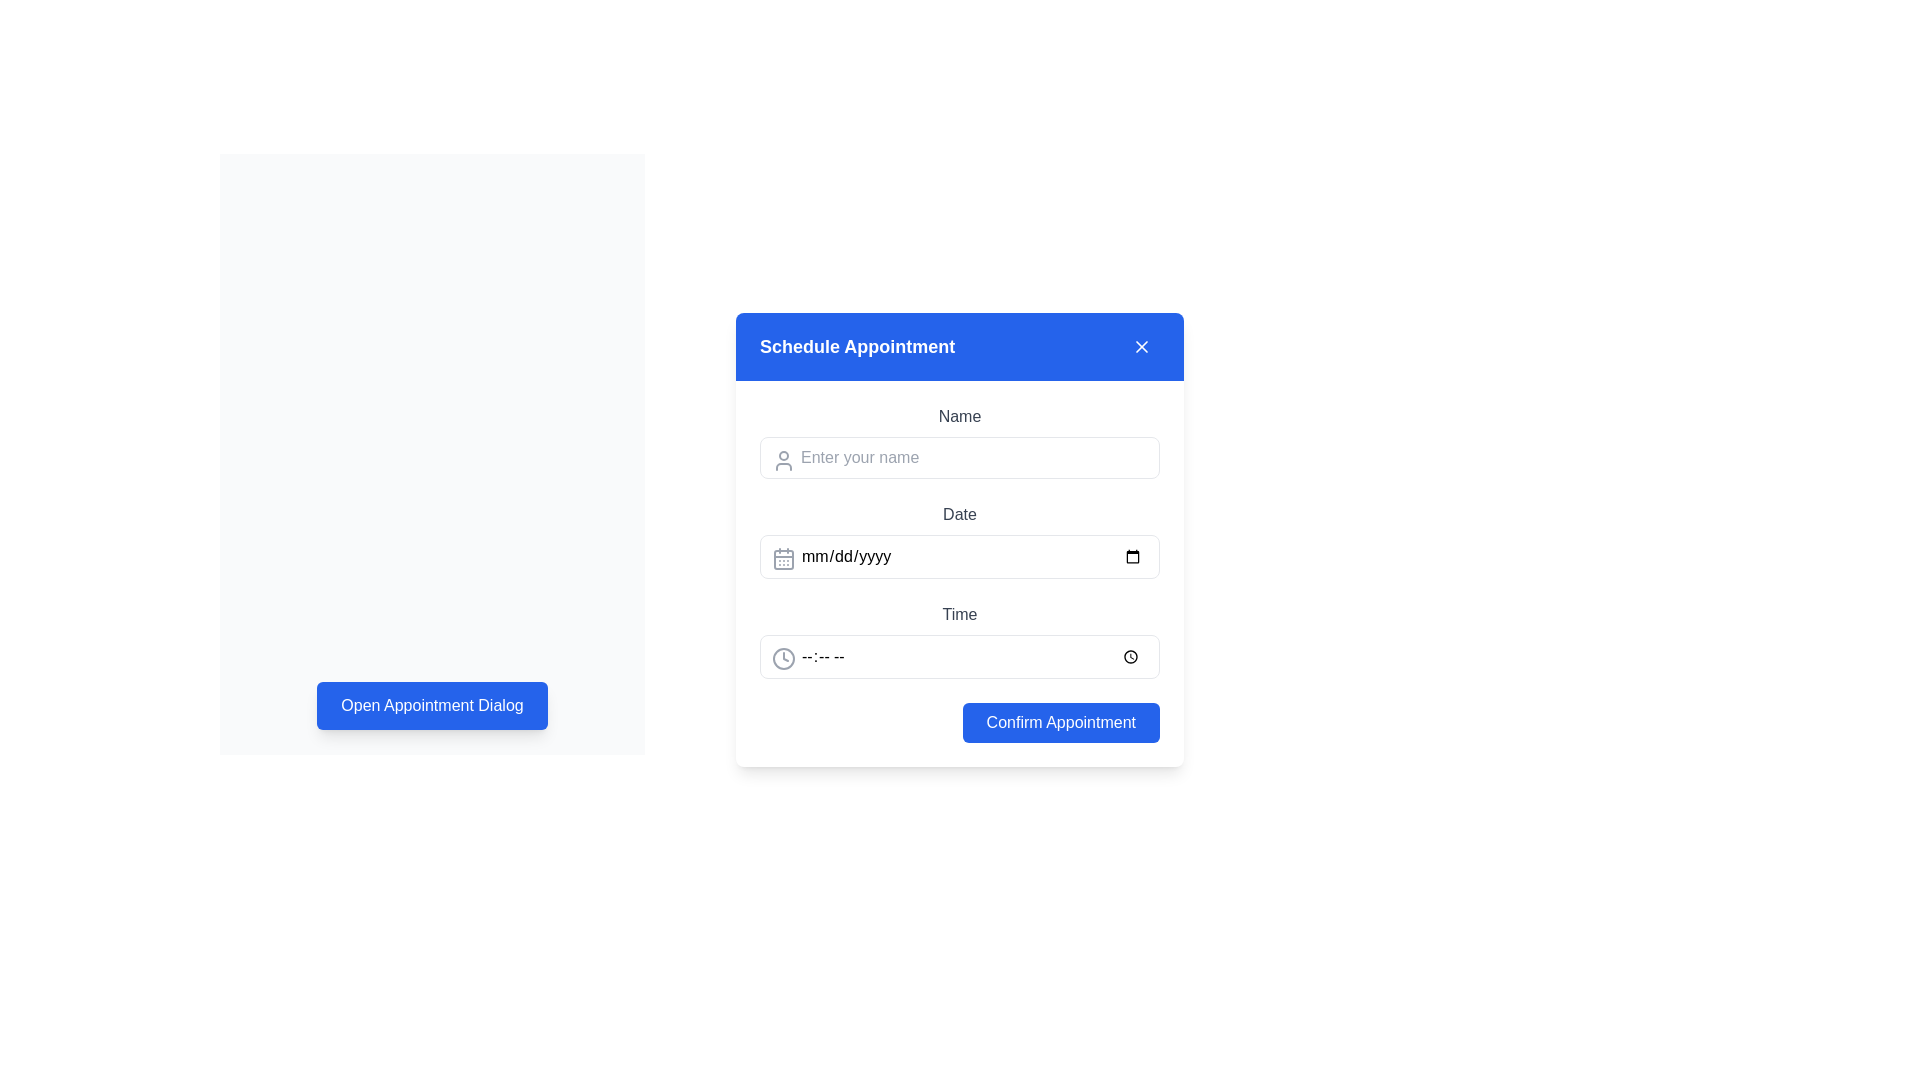  I want to click on the confirm button for scheduling an appointment, so click(1060, 722).